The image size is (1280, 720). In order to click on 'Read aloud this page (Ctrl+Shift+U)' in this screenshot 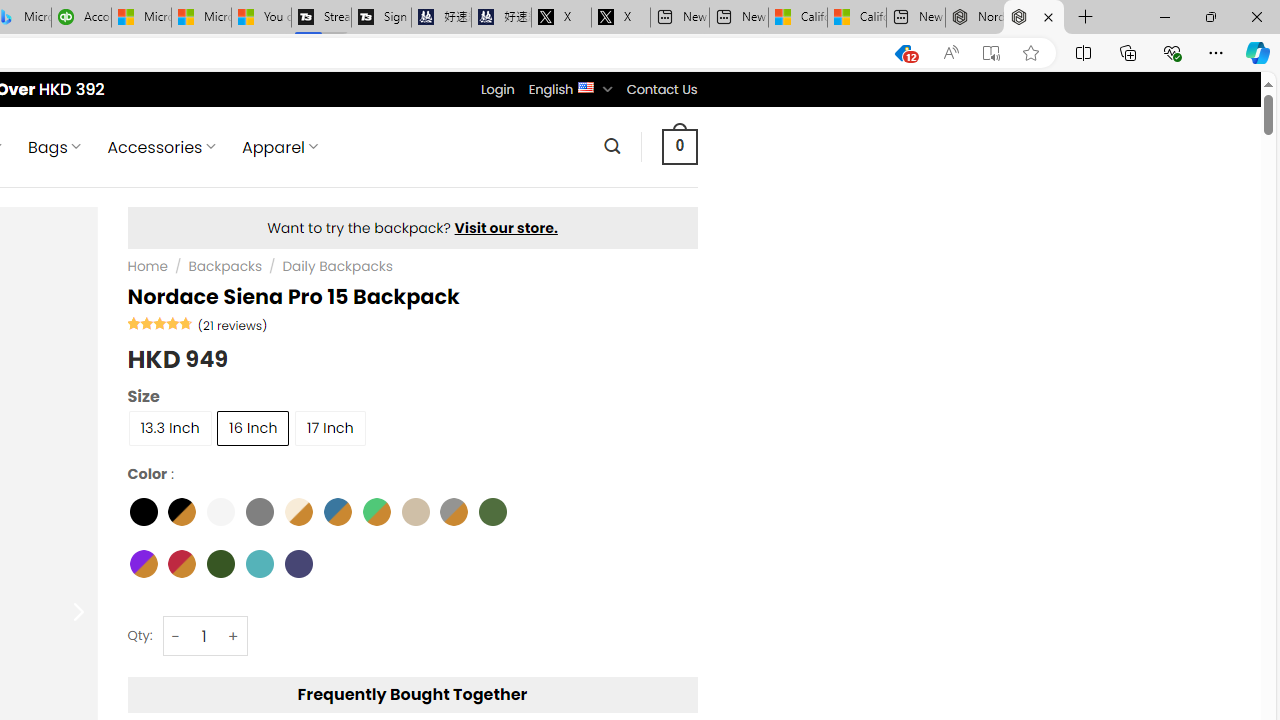, I will do `click(950, 52)`.